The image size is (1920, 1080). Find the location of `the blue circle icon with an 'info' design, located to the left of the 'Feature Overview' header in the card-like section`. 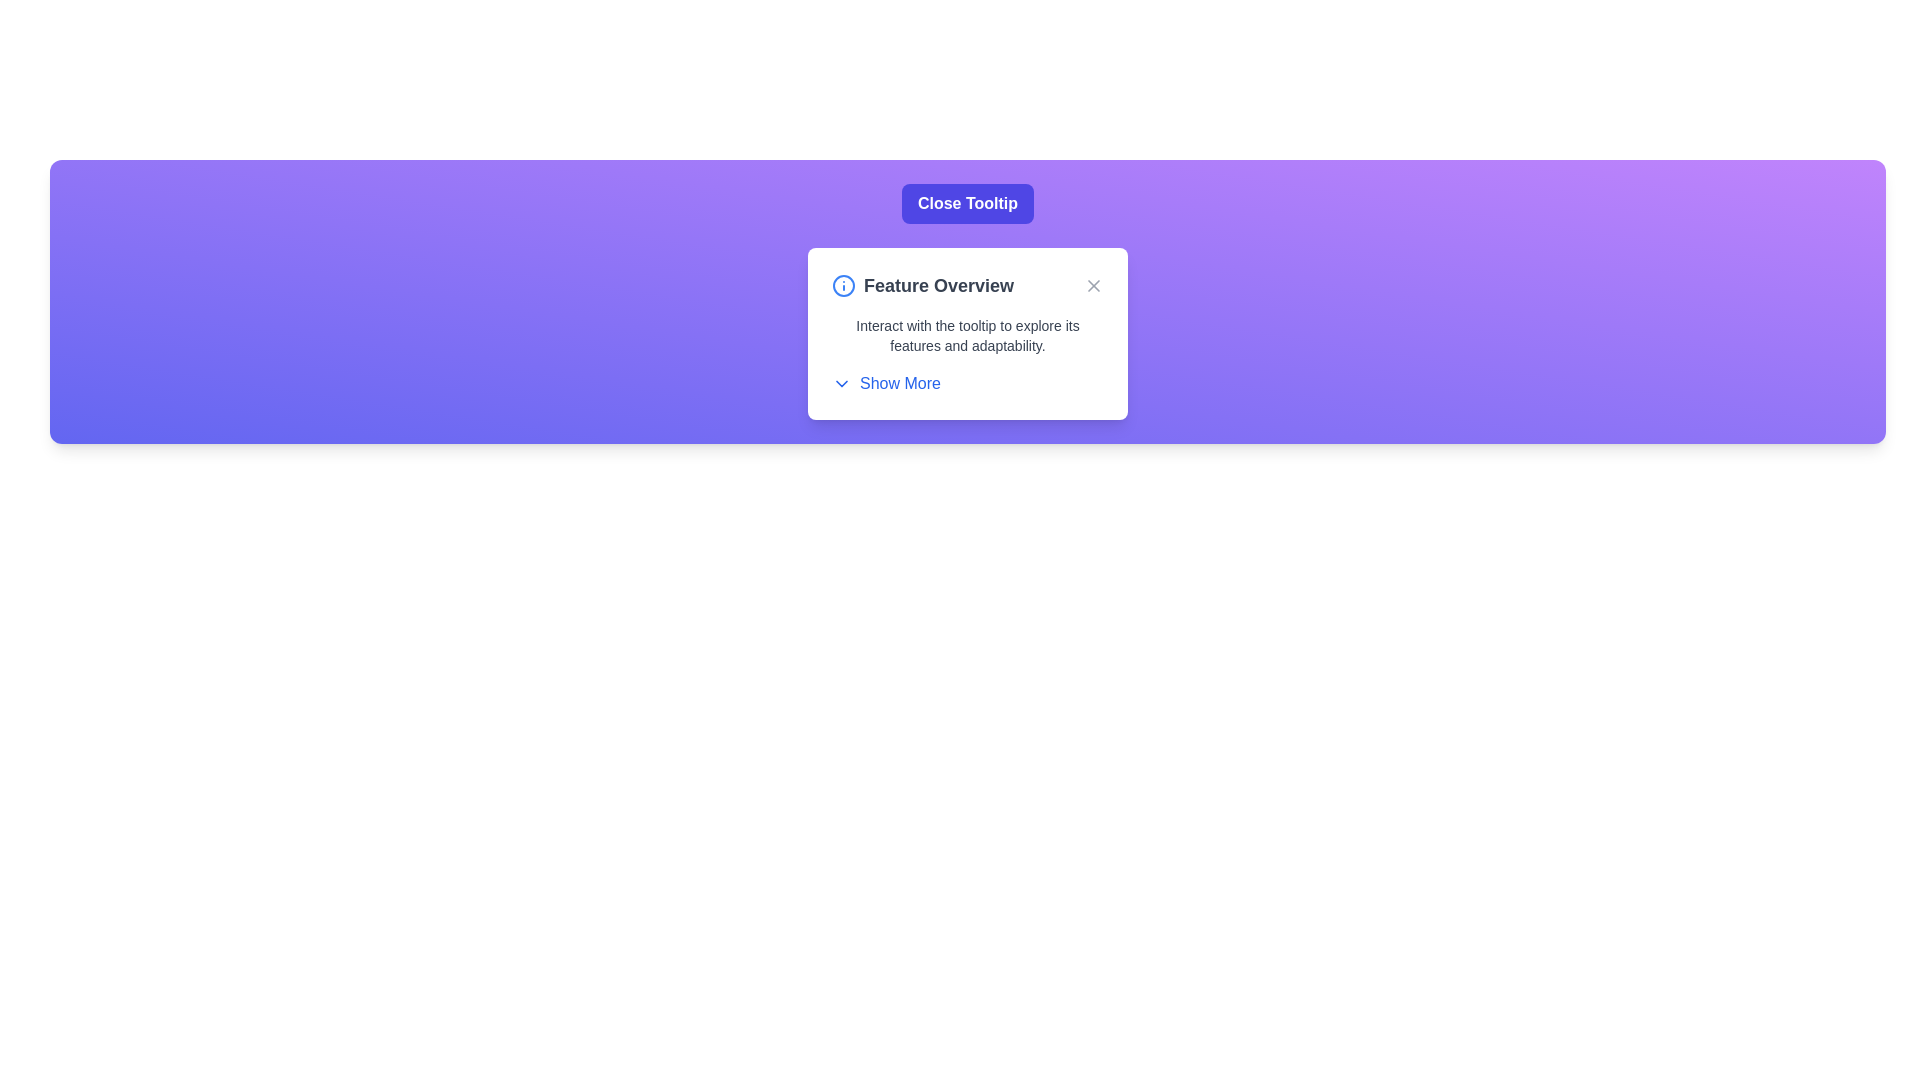

the blue circle icon with an 'info' design, located to the left of the 'Feature Overview' header in the card-like section is located at coordinates (844, 285).